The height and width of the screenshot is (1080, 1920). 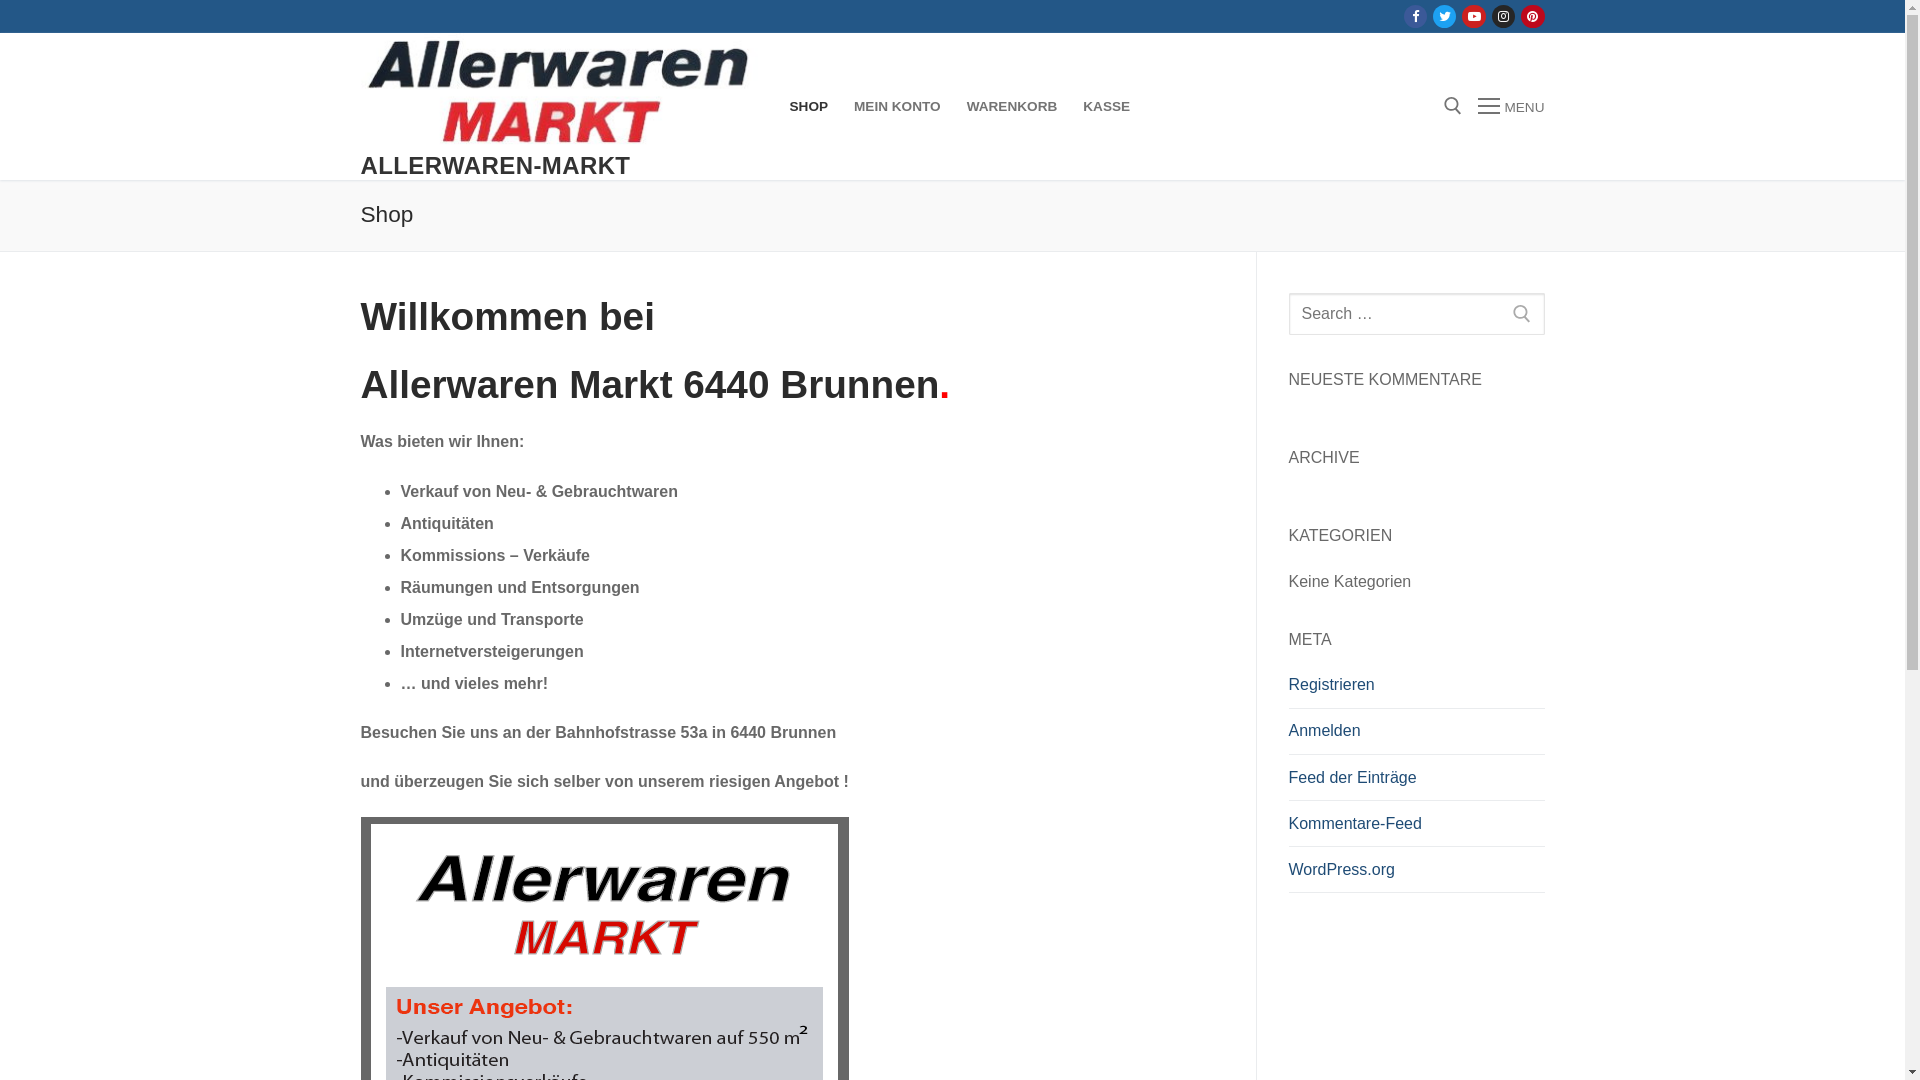 I want to click on 'Instagram', so click(x=1503, y=16).